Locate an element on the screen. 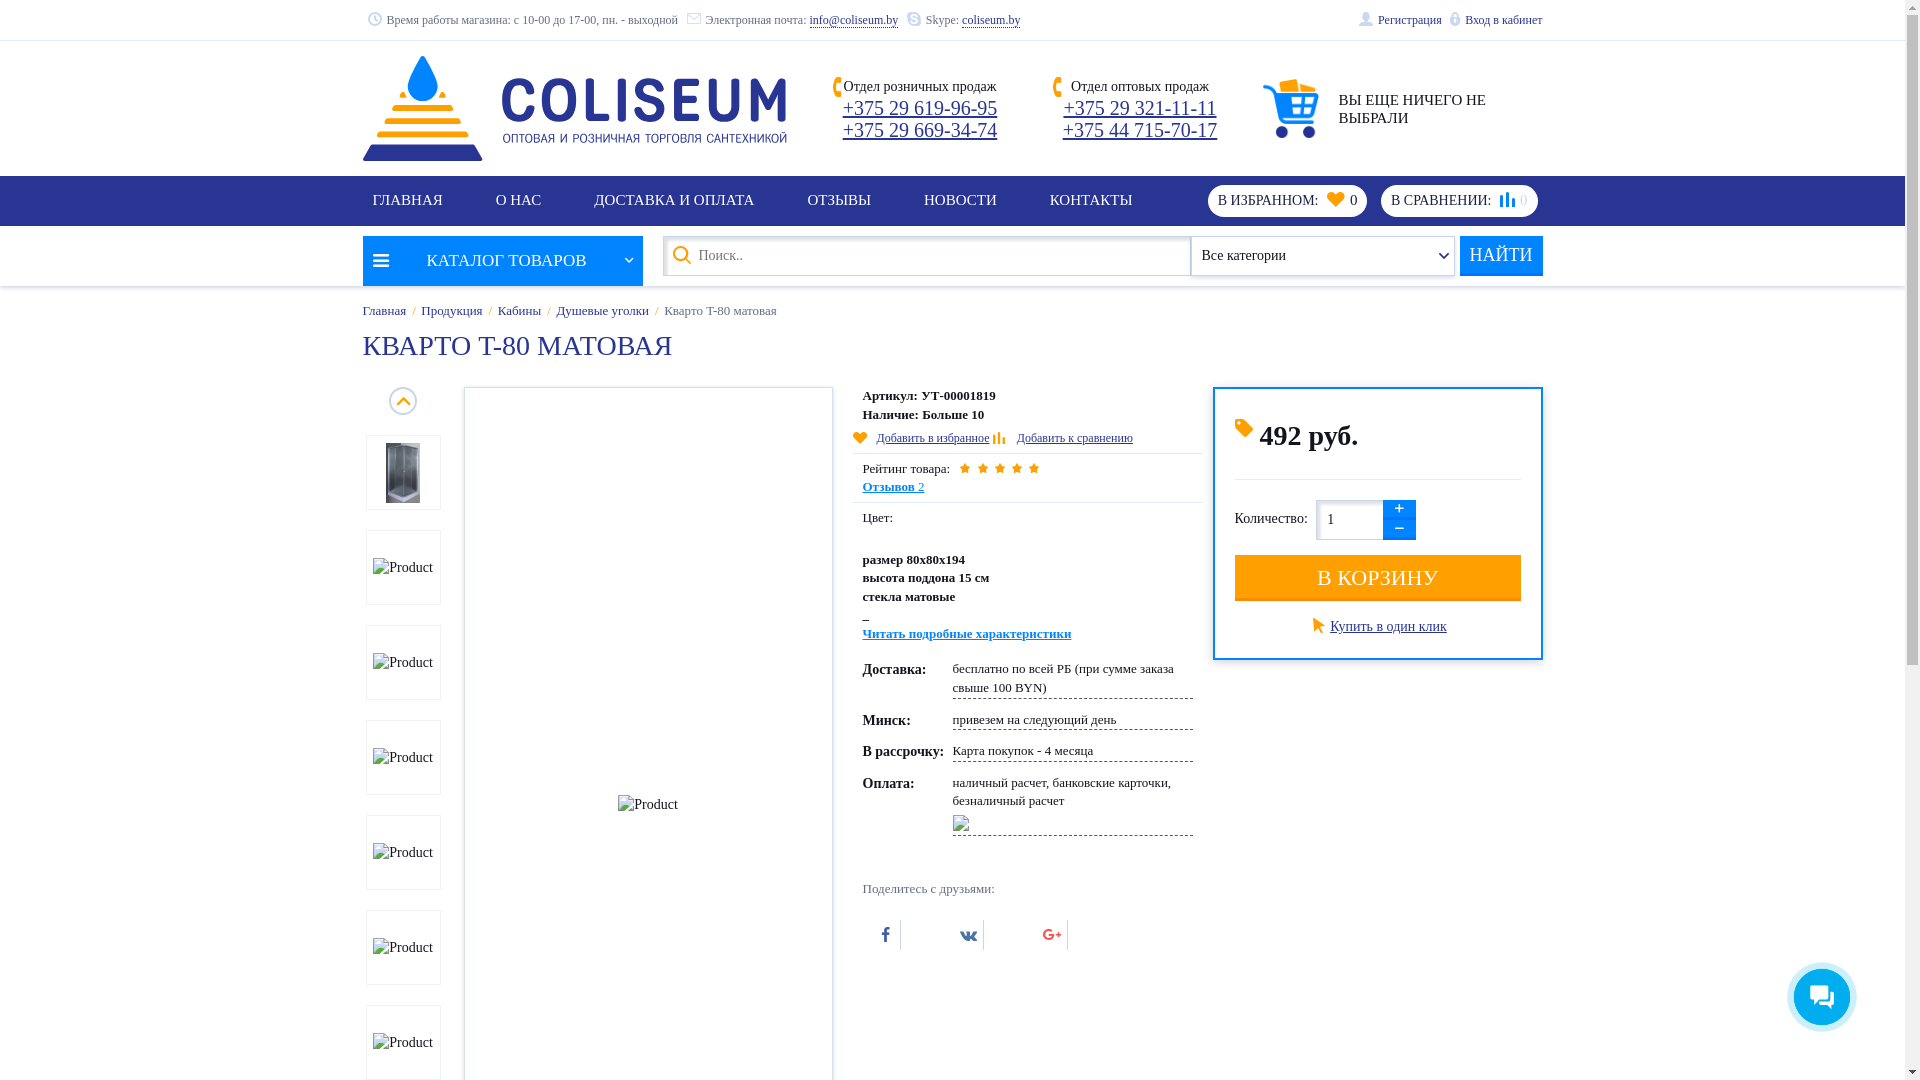 This screenshot has width=1920, height=1080. '+375 29 321-11-11' is located at coordinates (1140, 108).